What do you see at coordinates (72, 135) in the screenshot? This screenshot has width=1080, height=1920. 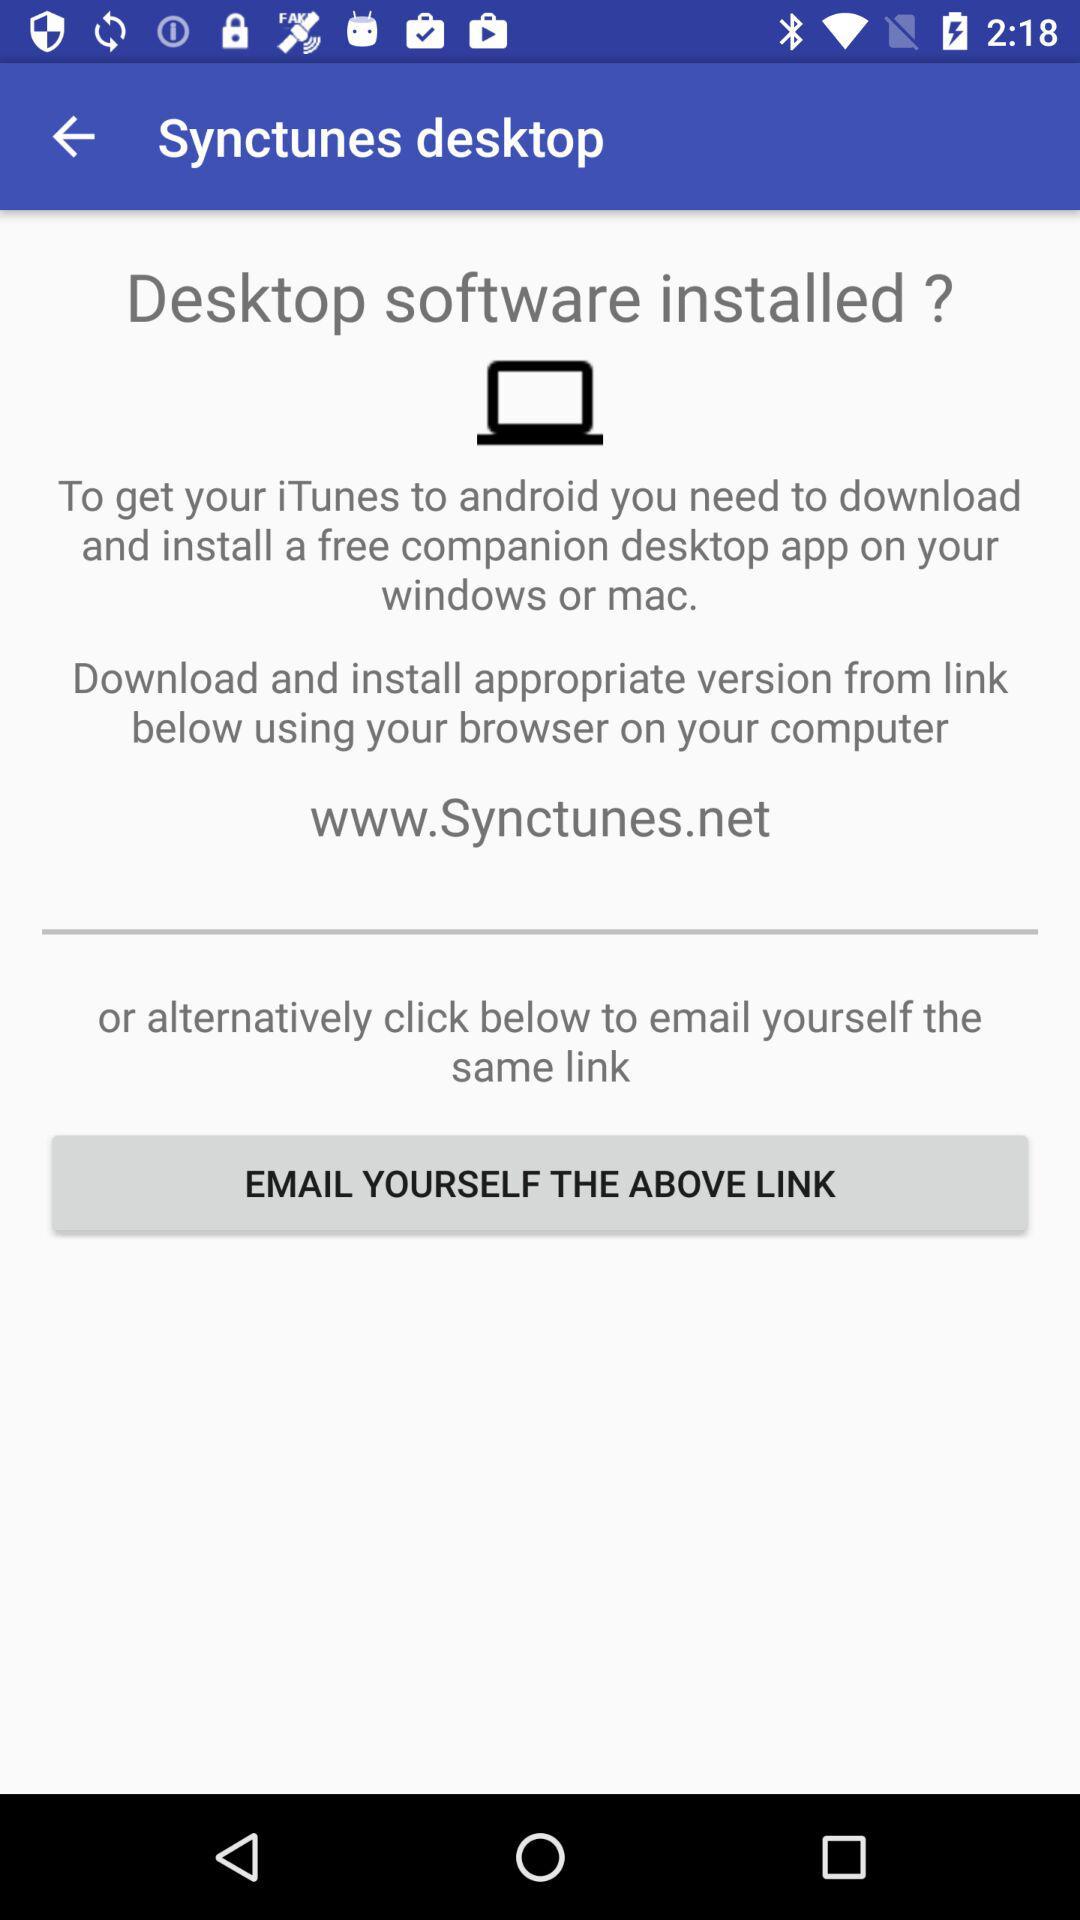 I see `icon to the left of synctunes desktop app` at bounding box center [72, 135].